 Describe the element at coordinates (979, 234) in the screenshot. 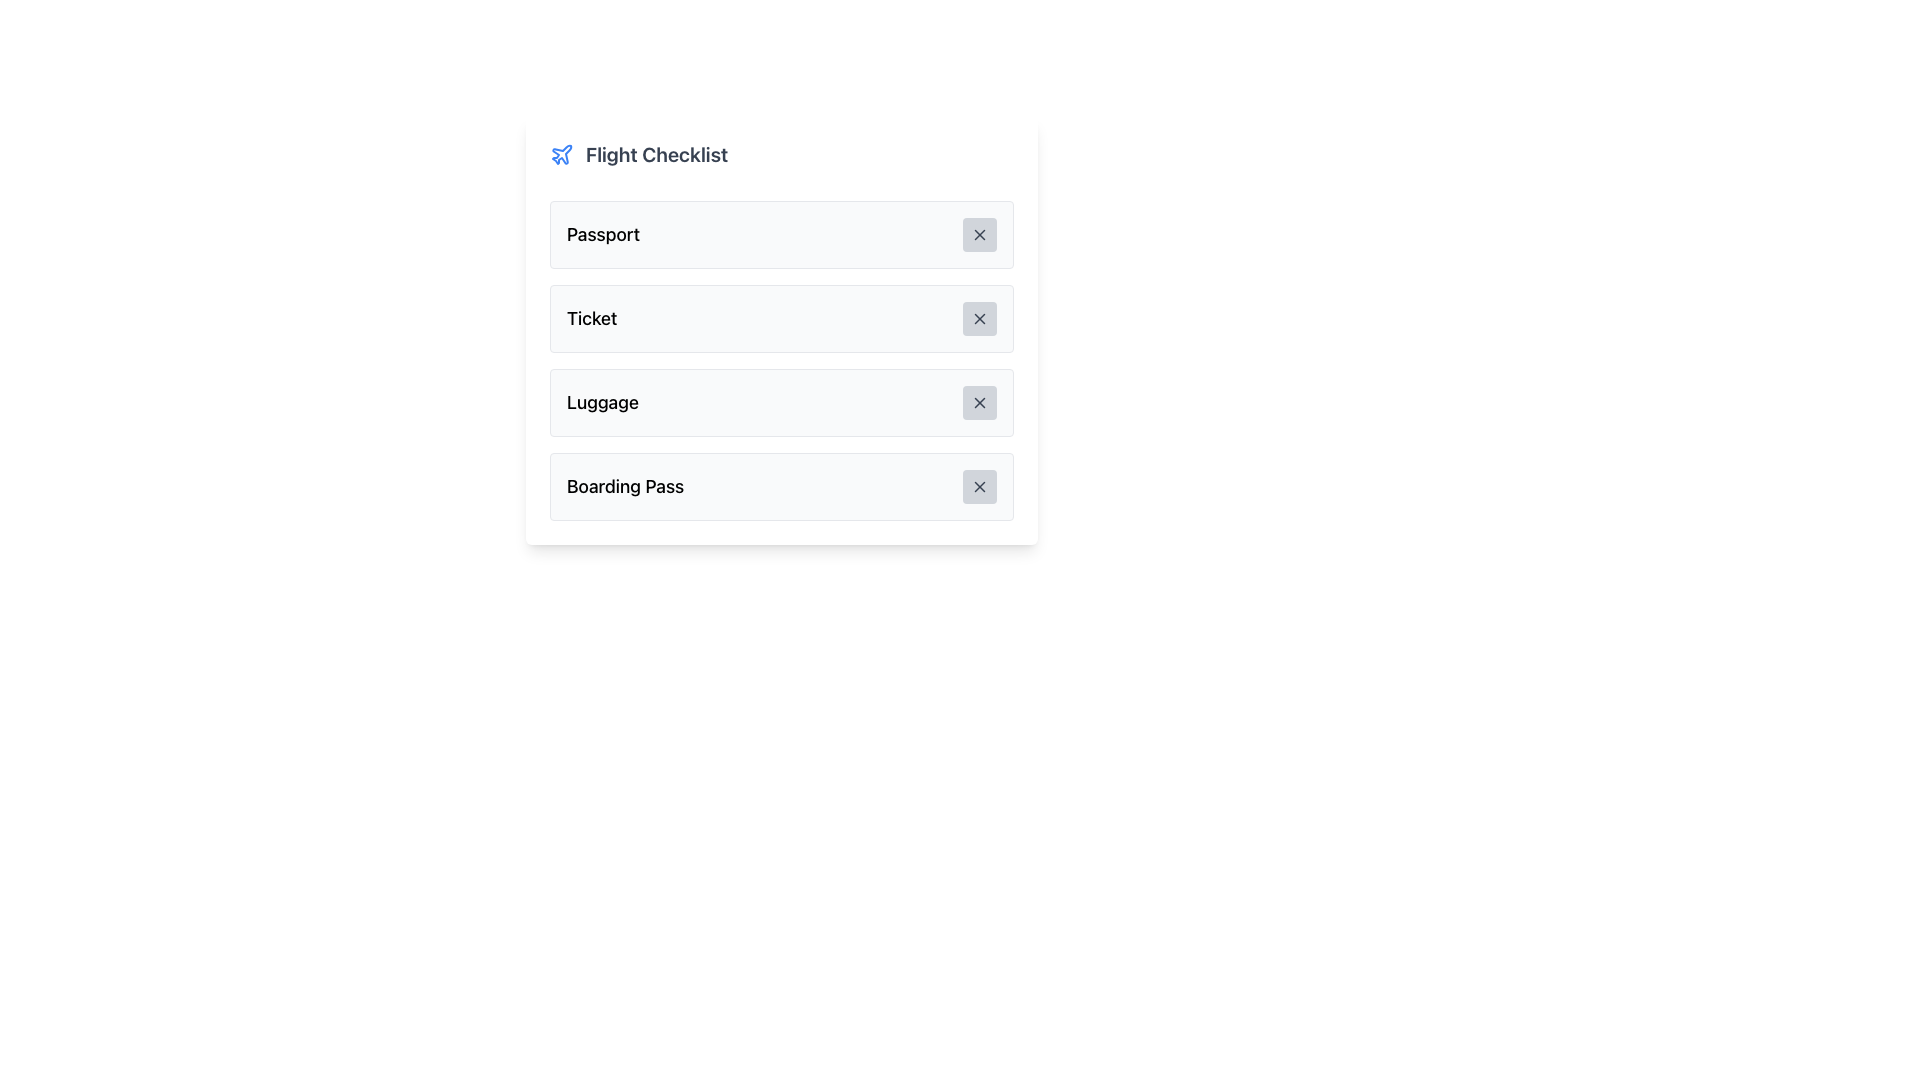

I see `the close icon` at that location.